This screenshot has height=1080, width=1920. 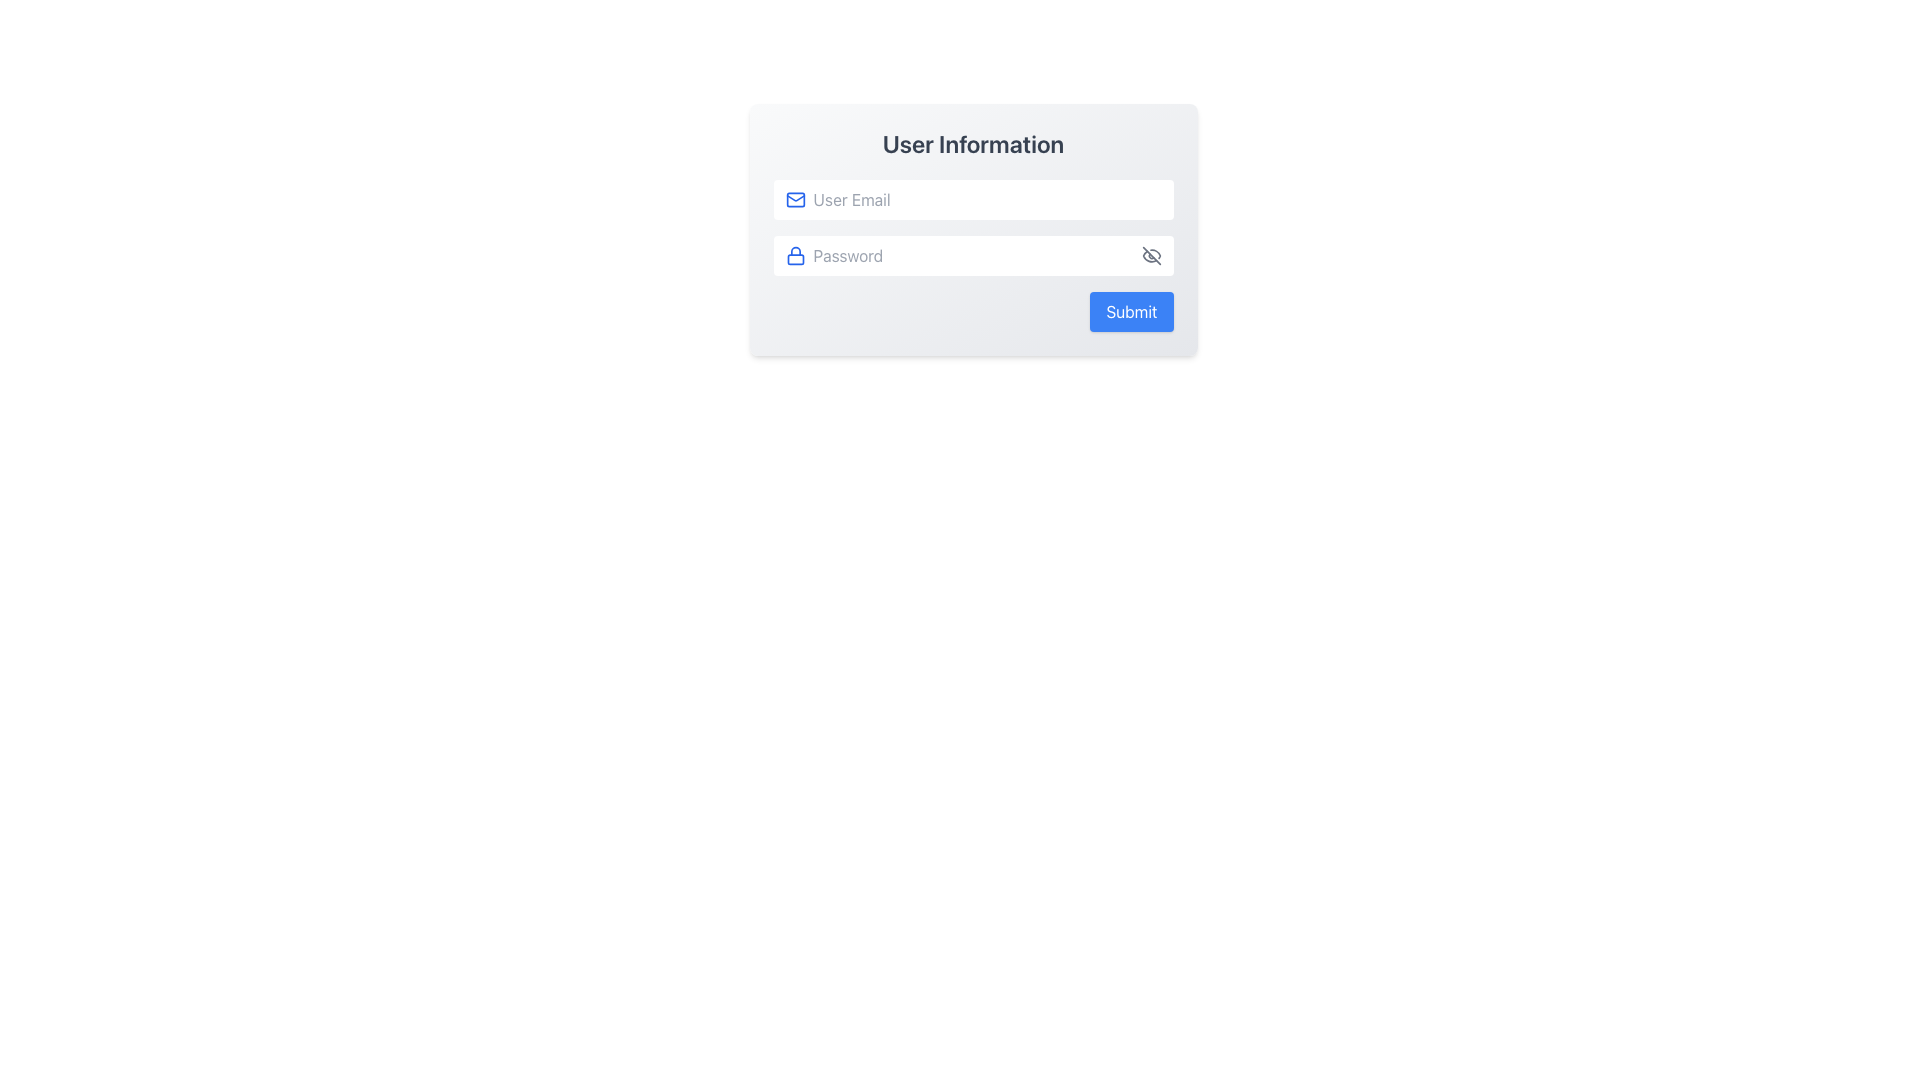 What do you see at coordinates (1151, 254) in the screenshot?
I see `the button to the right of the password input field` at bounding box center [1151, 254].